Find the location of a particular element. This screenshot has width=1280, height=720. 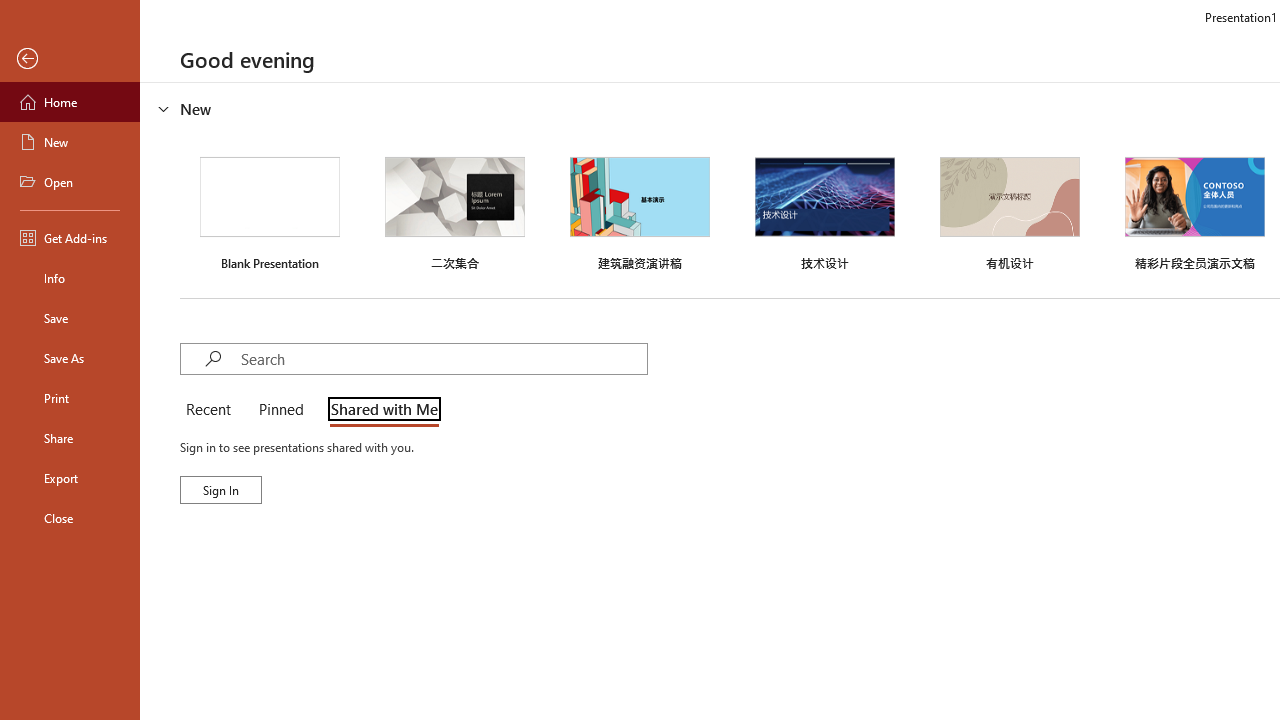

'Hide or show region' is located at coordinates (164, 109).